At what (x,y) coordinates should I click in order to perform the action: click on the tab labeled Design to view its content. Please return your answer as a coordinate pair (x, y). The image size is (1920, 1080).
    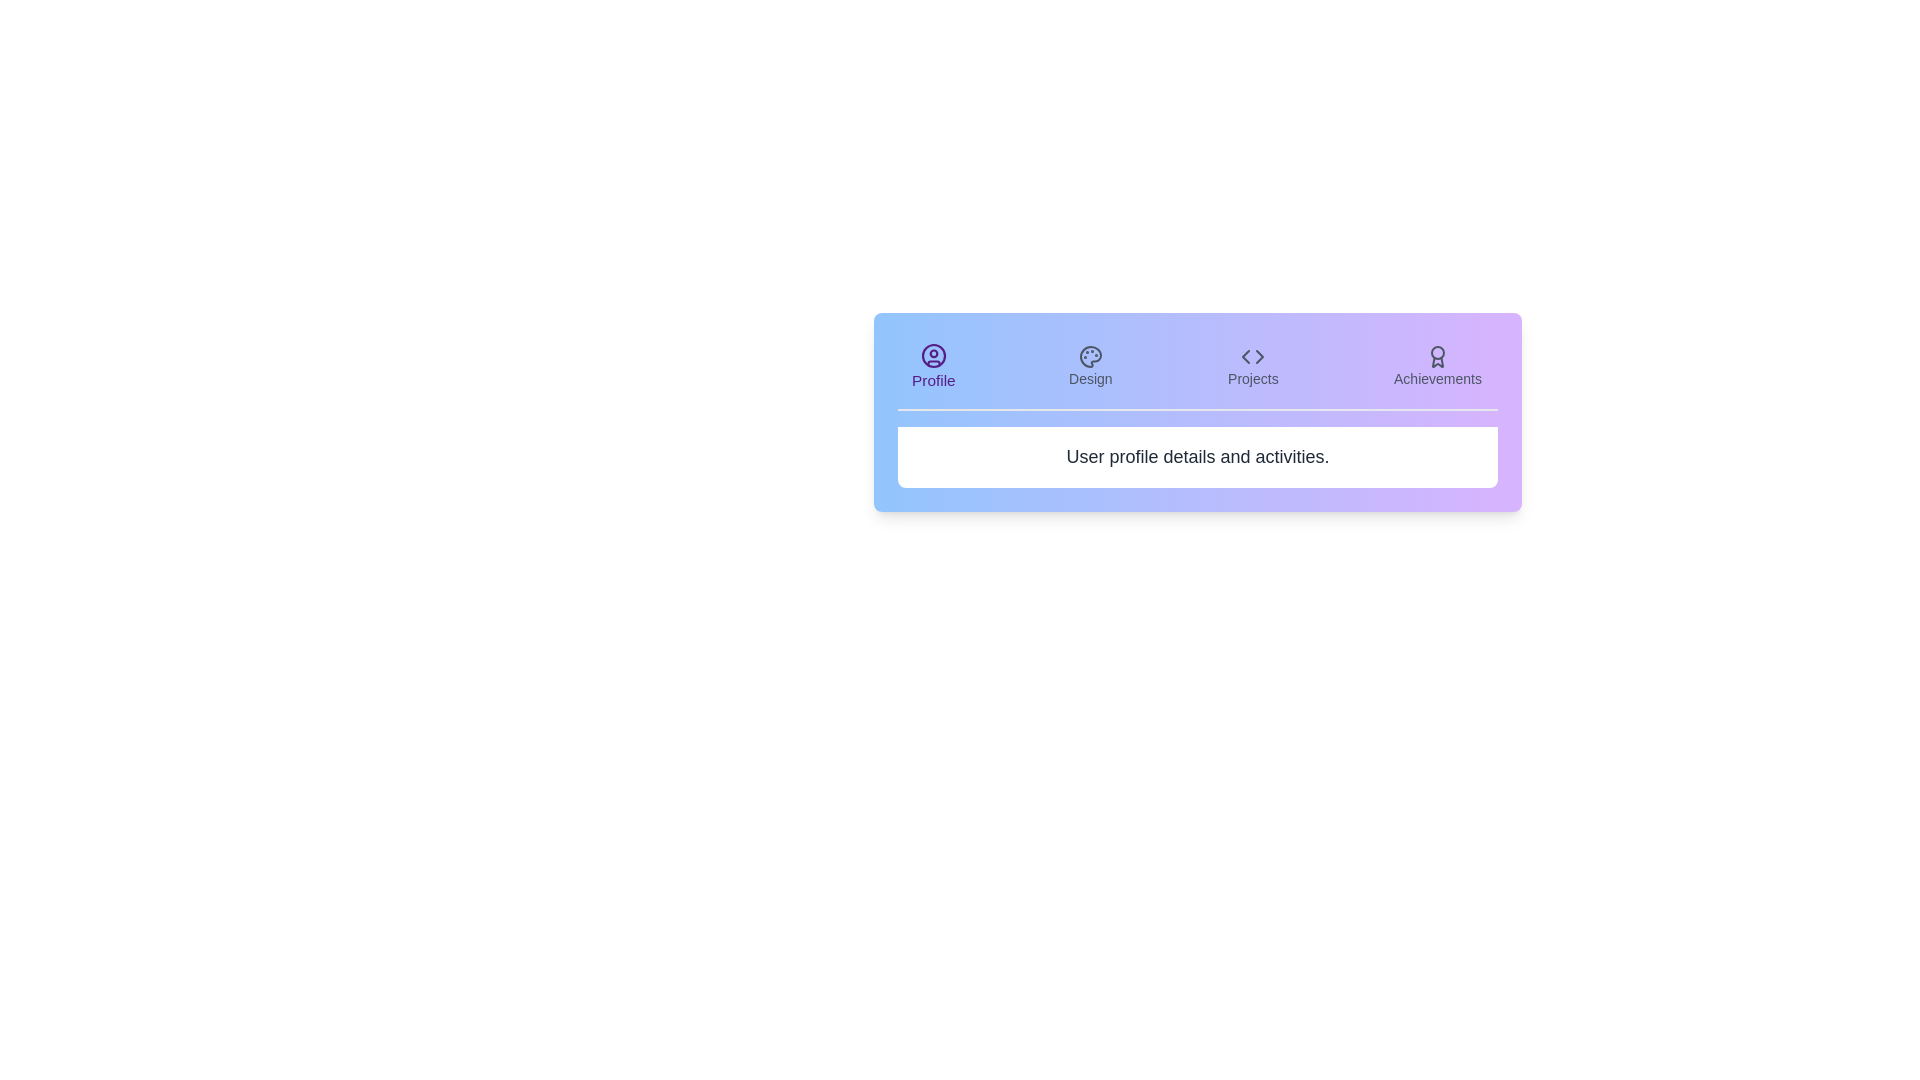
    Looking at the image, I should click on (1089, 366).